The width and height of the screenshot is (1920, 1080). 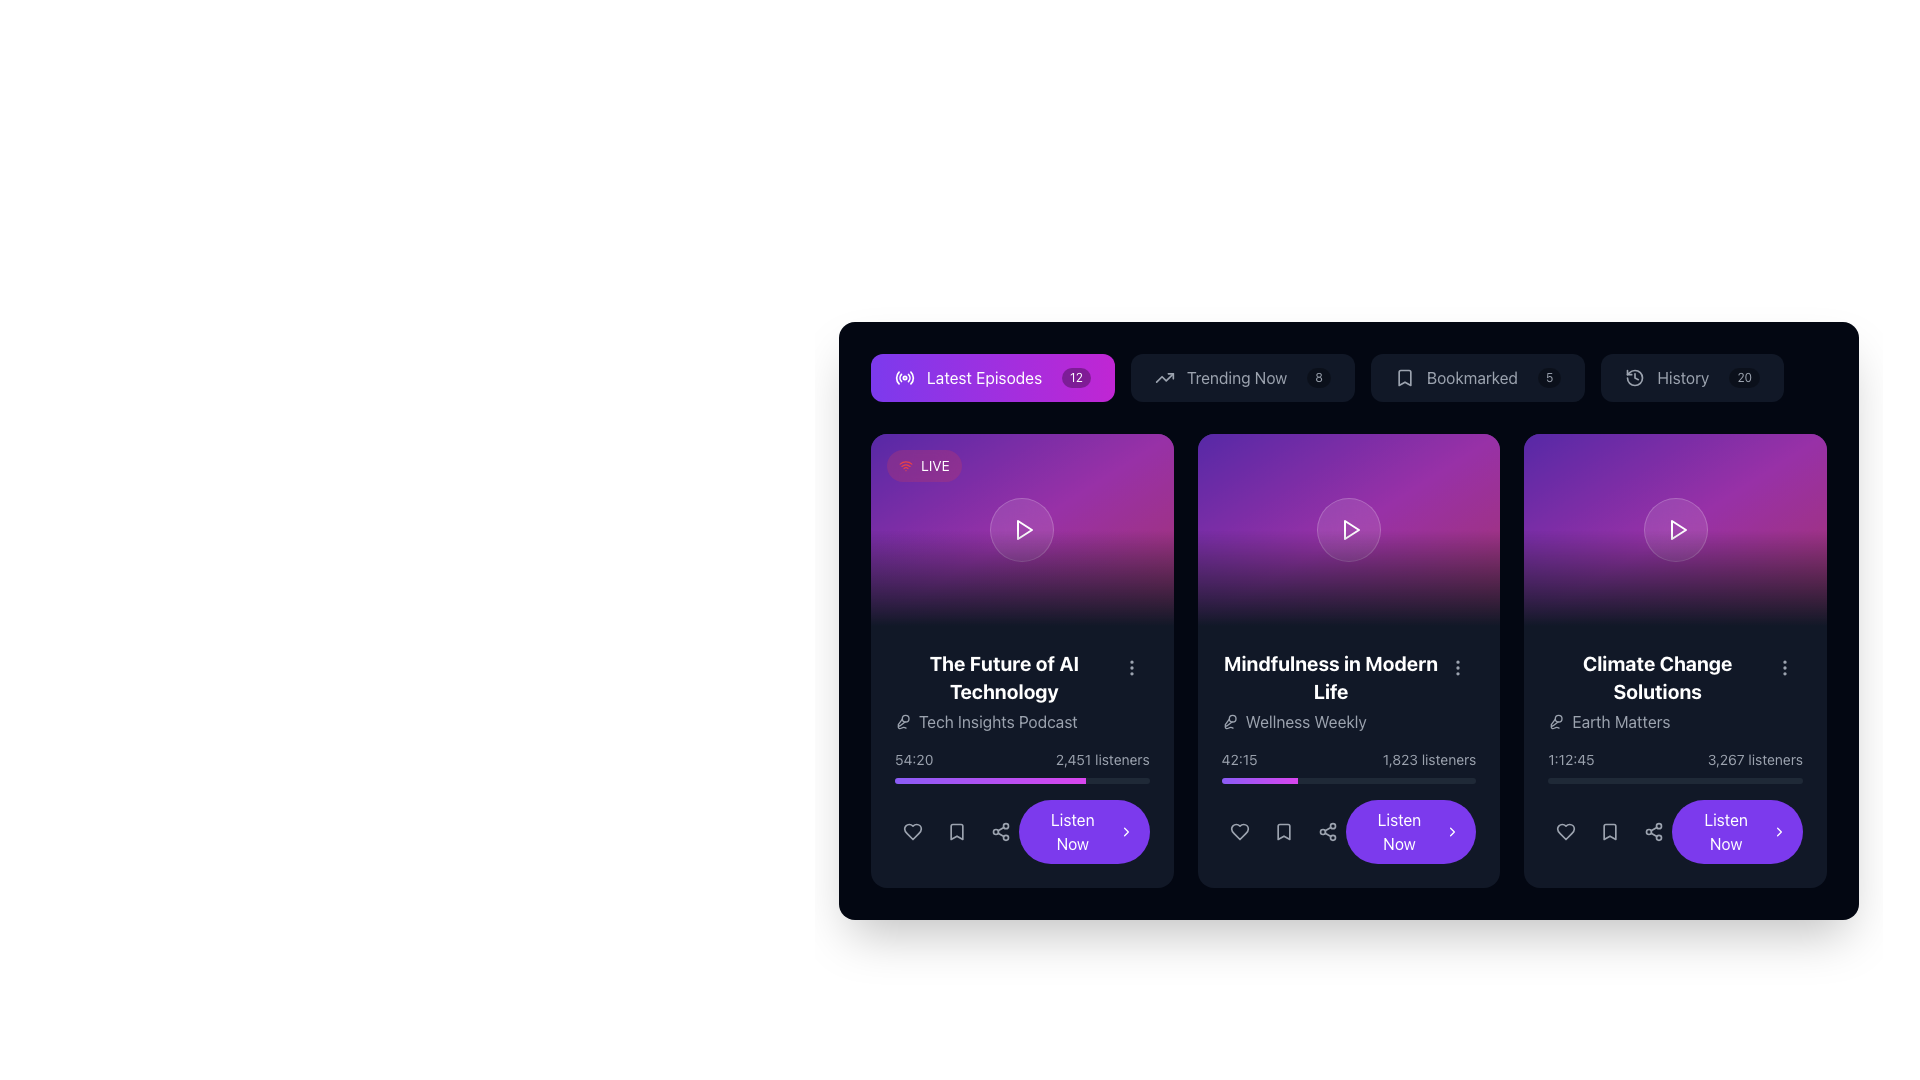 I want to click on the 'Bookmarked' text label in the menu bar, which is styled in gray font on a dark background, so click(x=1472, y=378).